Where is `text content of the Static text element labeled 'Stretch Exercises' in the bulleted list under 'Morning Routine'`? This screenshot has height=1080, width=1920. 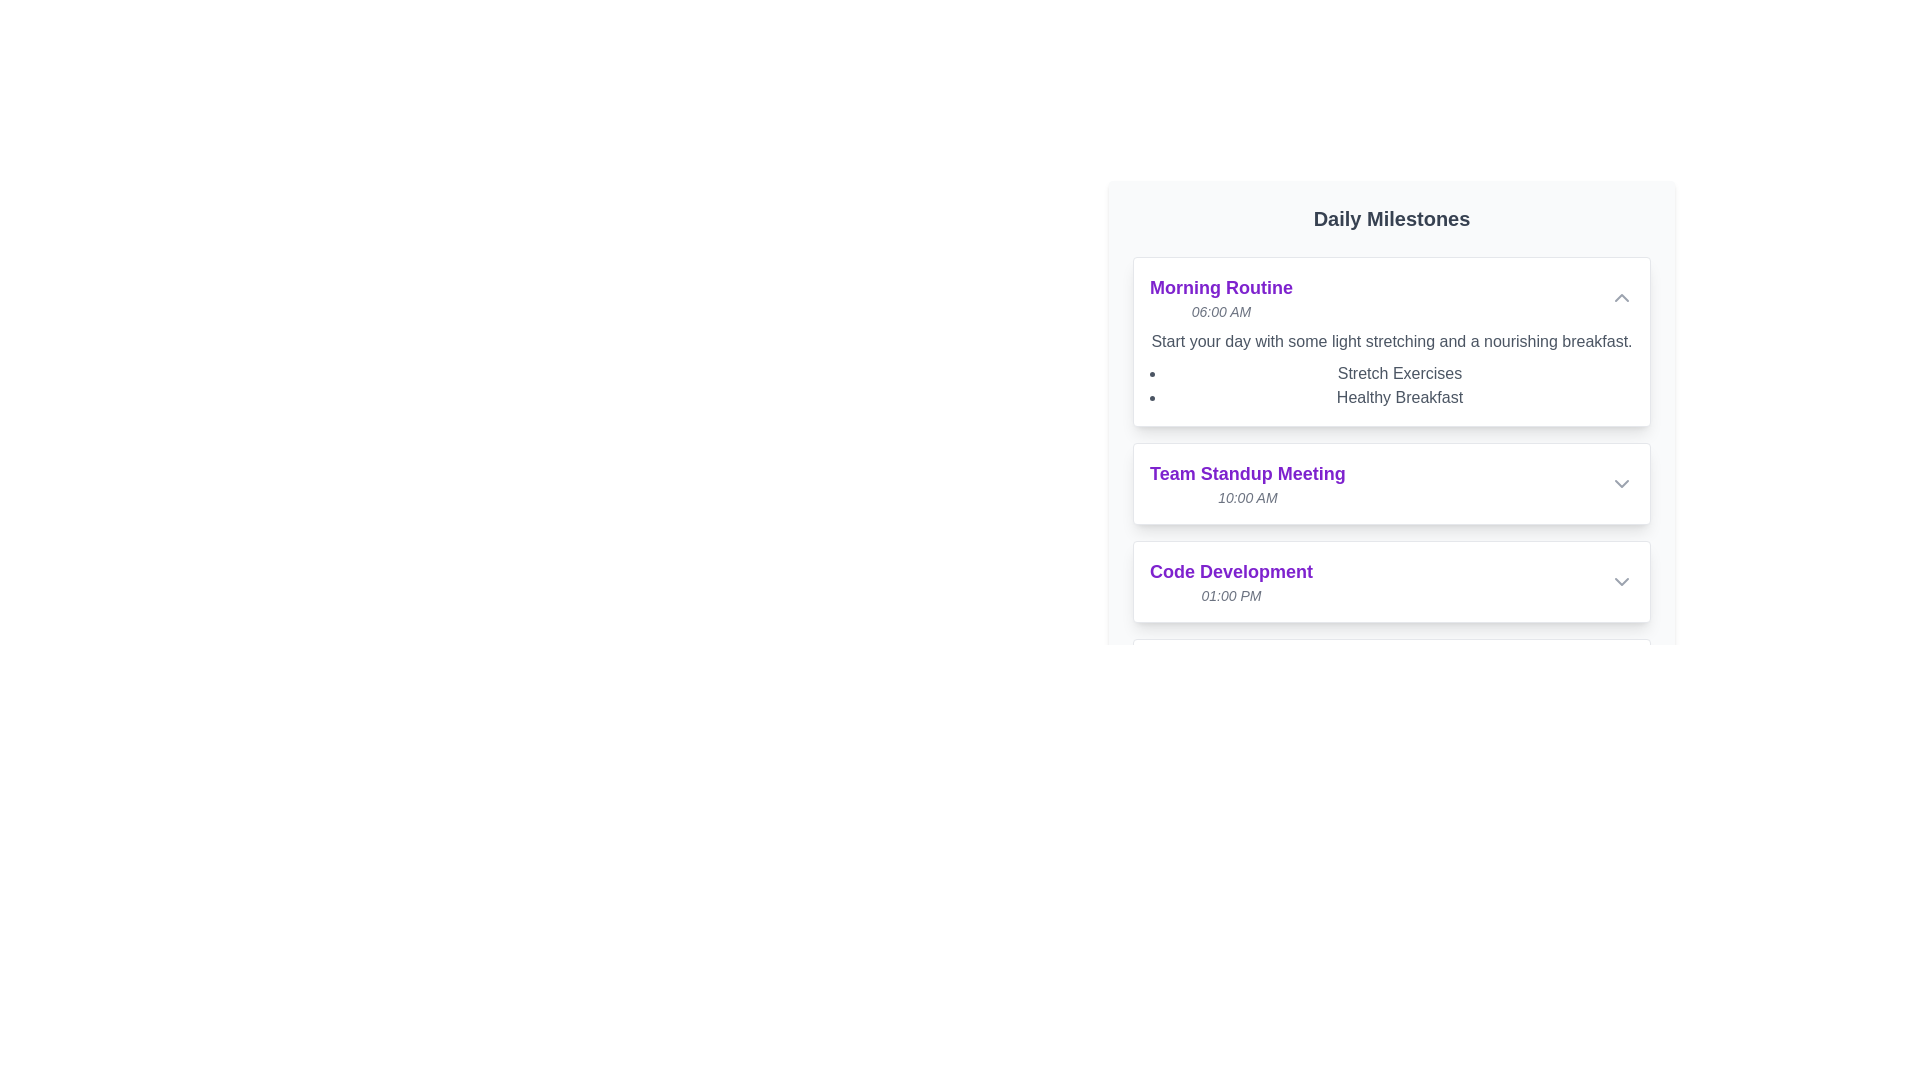
text content of the Static text element labeled 'Stretch Exercises' in the bulleted list under 'Morning Routine' is located at coordinates (1399, 374).